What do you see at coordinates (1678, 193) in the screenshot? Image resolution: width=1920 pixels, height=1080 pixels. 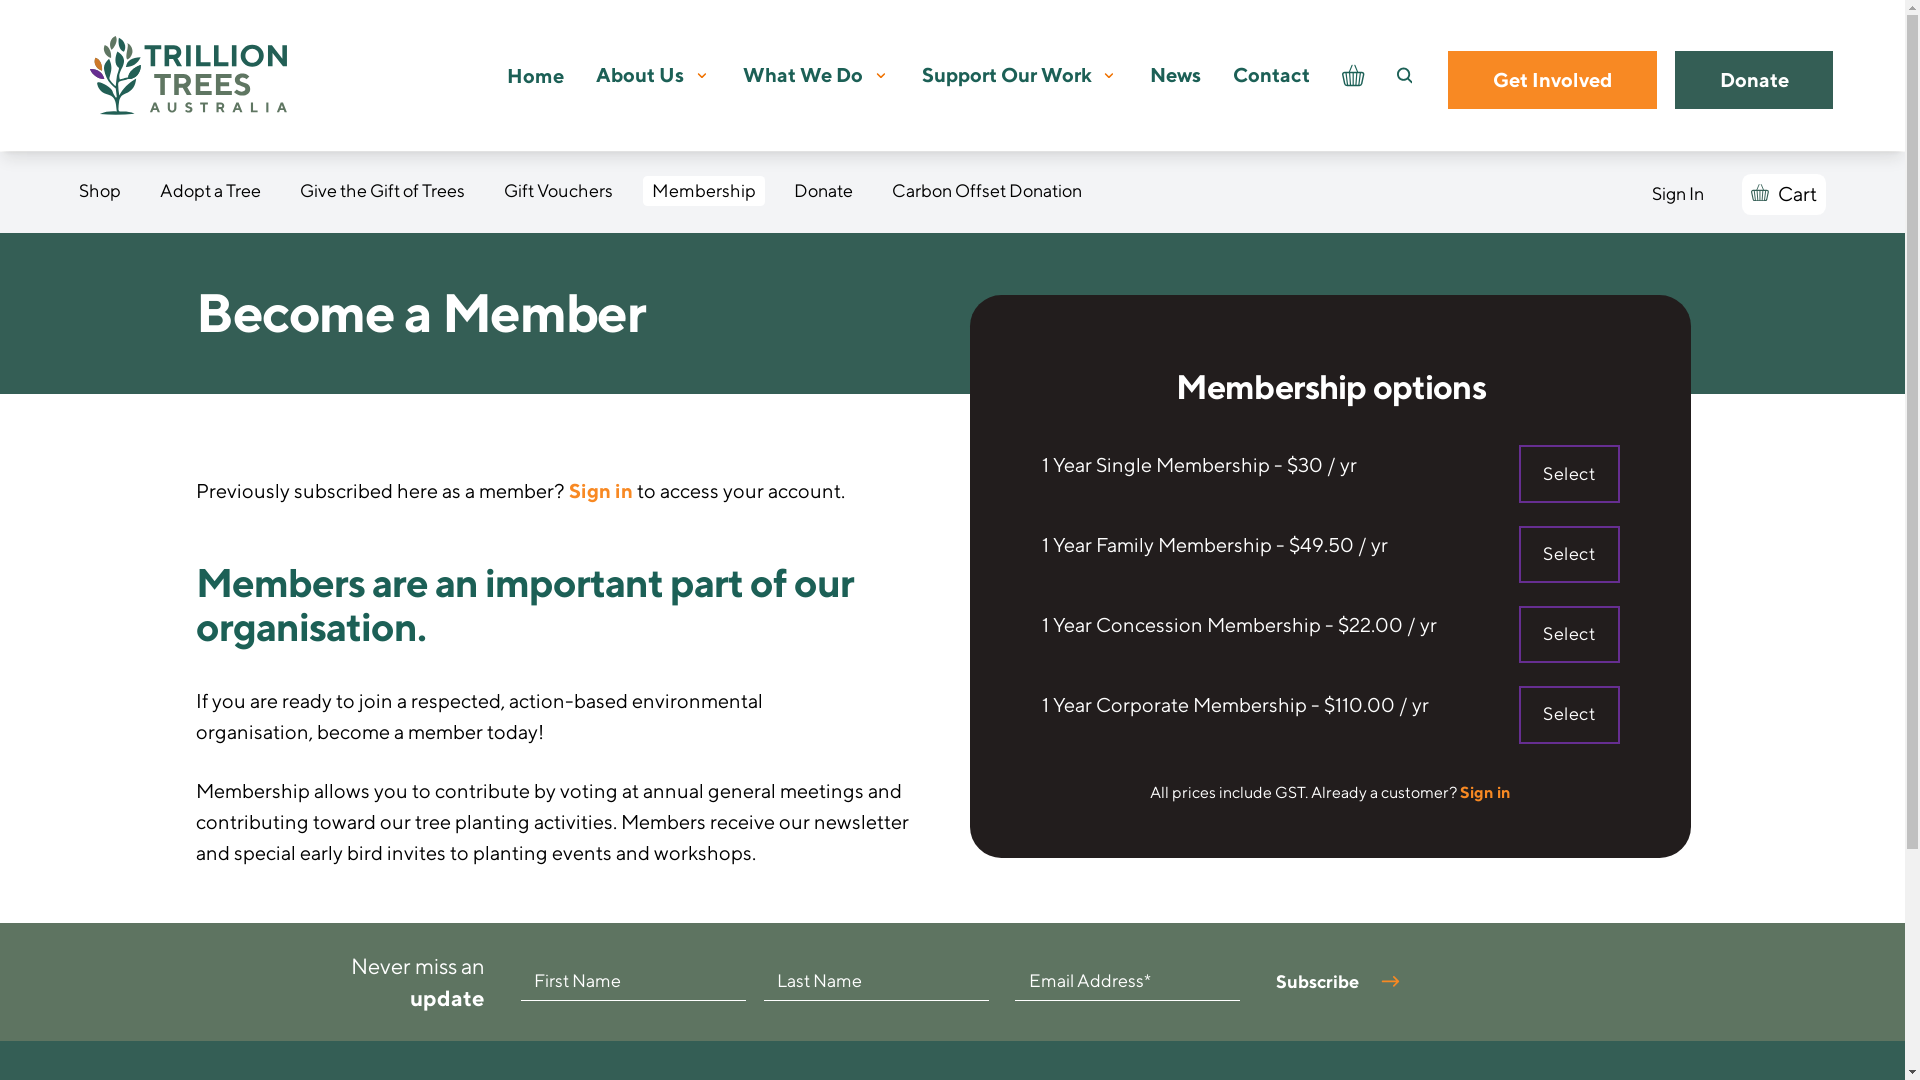 I see `'Sign In'` at bounding box center [1678, 193].